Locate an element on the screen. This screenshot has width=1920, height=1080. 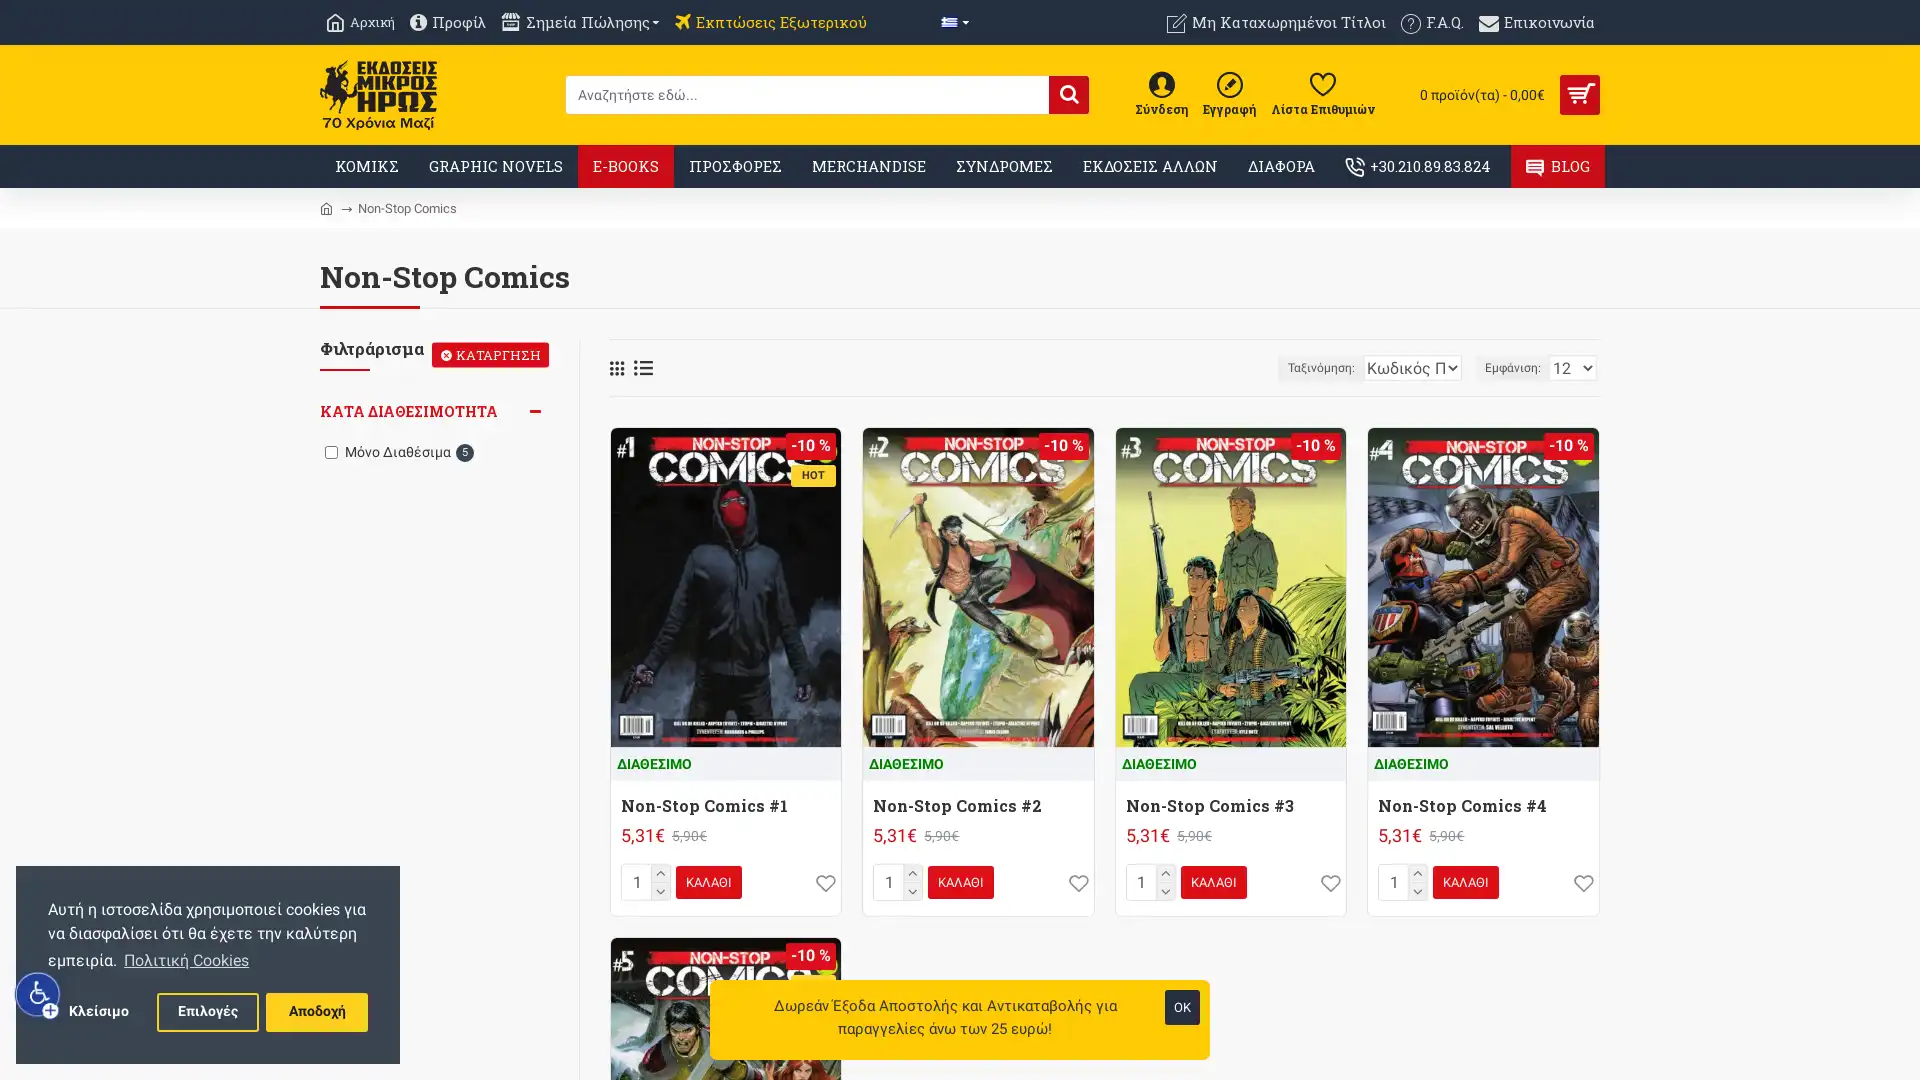
allow cookies is located at coordinates (315, 1011).